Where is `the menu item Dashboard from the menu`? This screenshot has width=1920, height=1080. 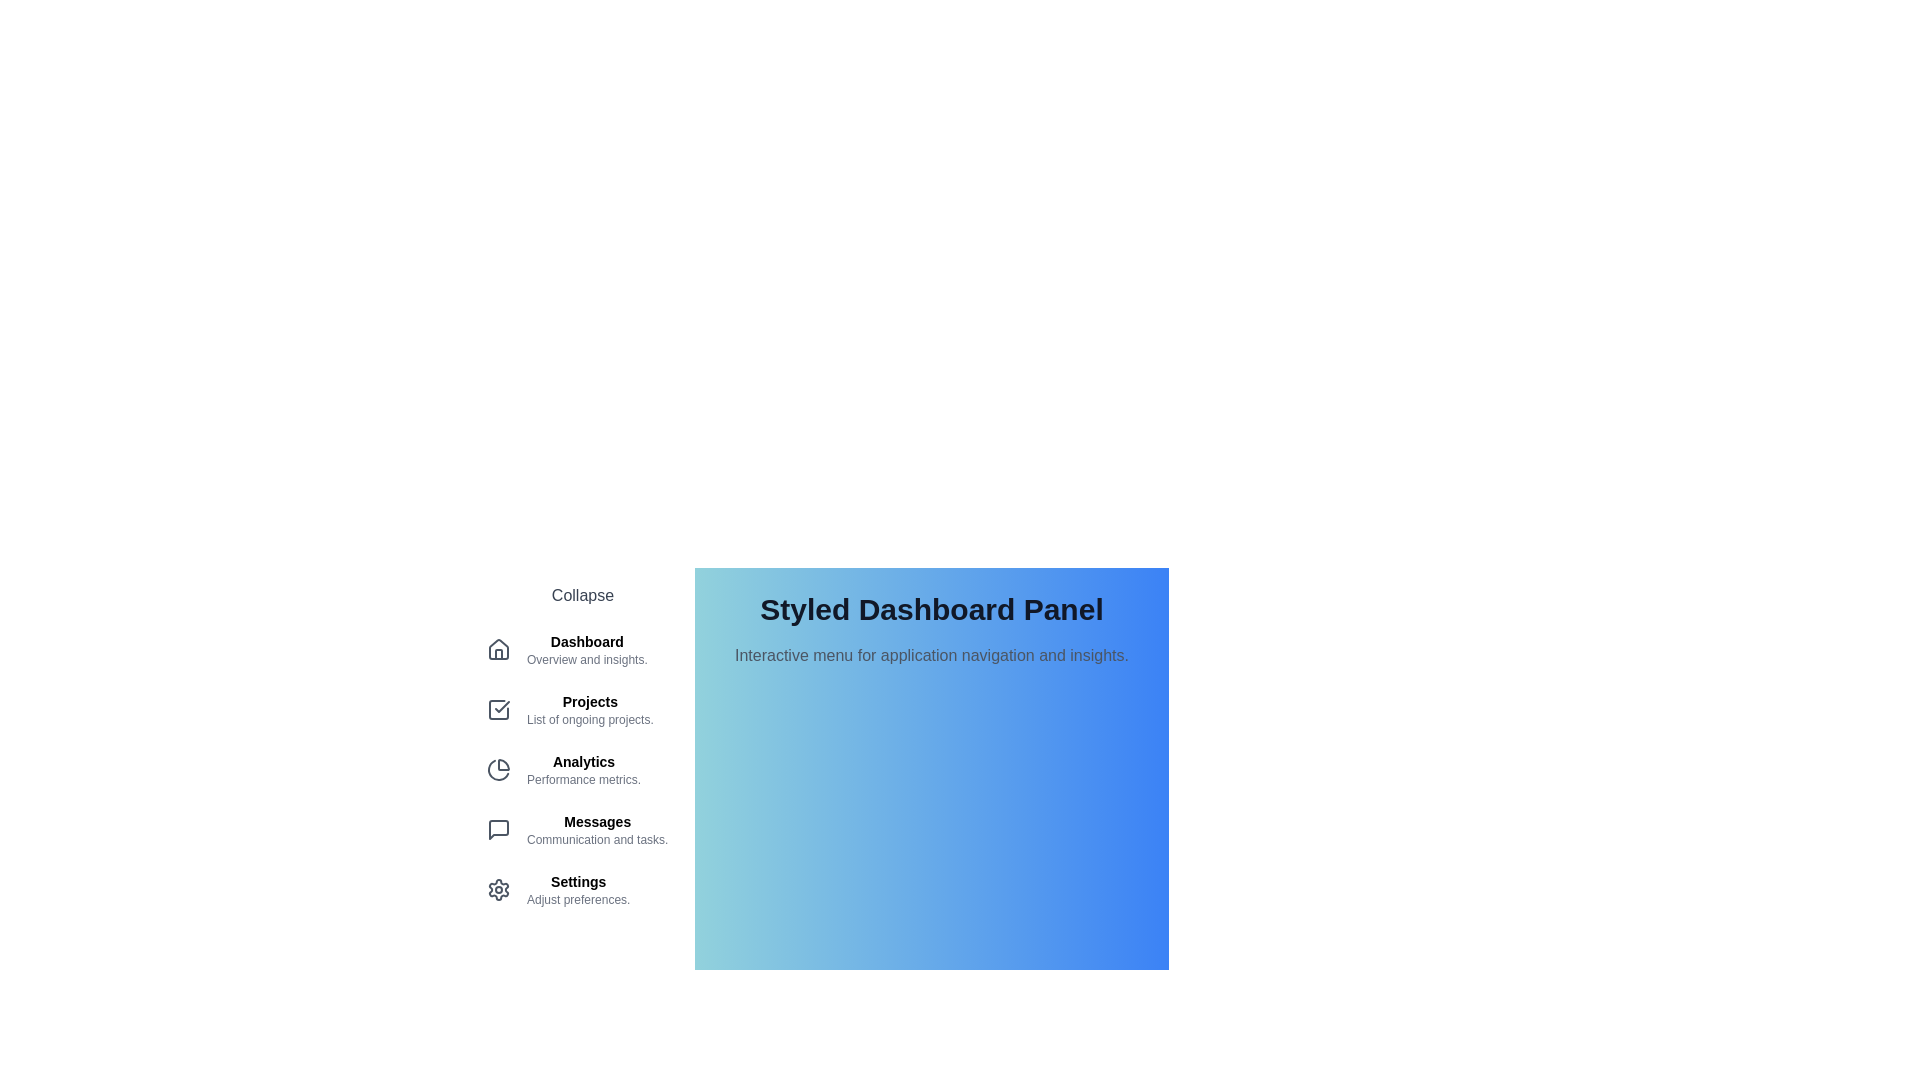
the menu item Dashboard from the menu is located at coordinates (581, 650).